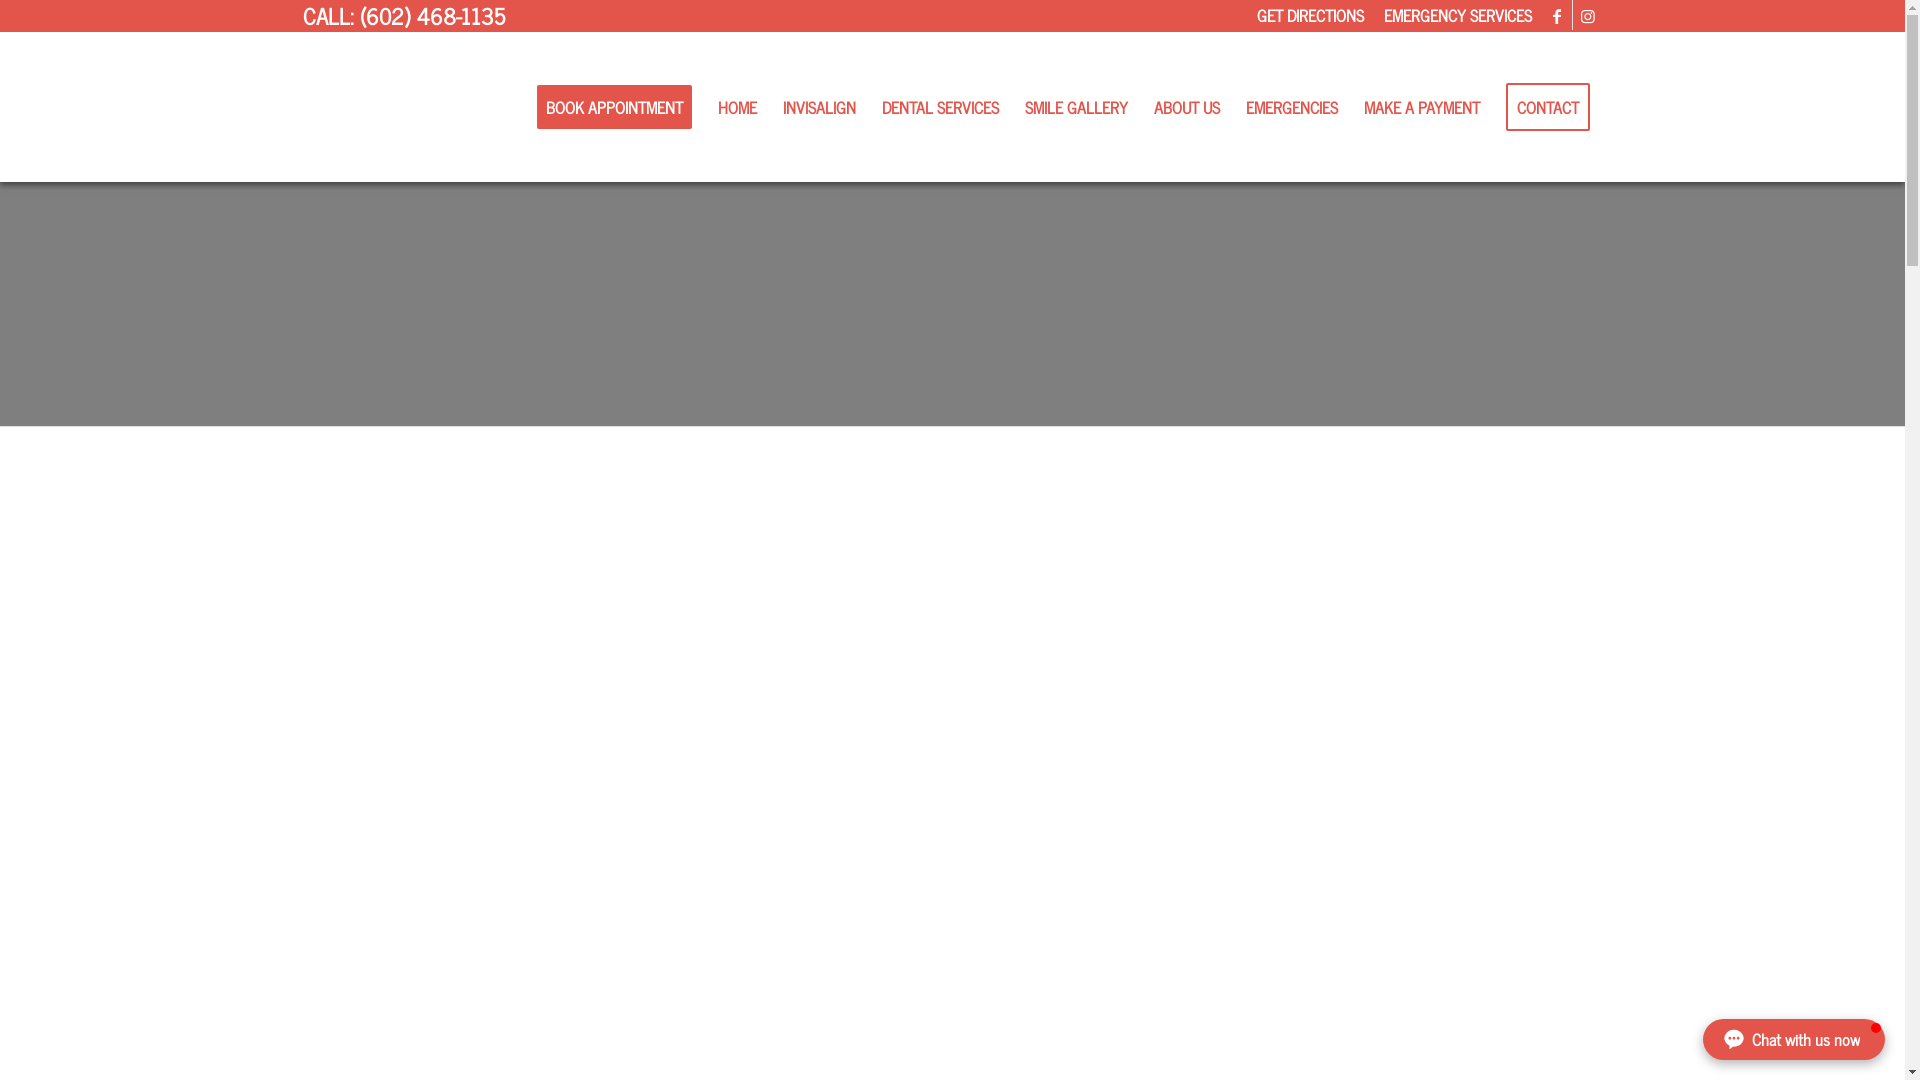  What do you see at coordinates (819, 107) in the screenshot?
I see `'INVISALIGN'` at bounding box center [819, 107].